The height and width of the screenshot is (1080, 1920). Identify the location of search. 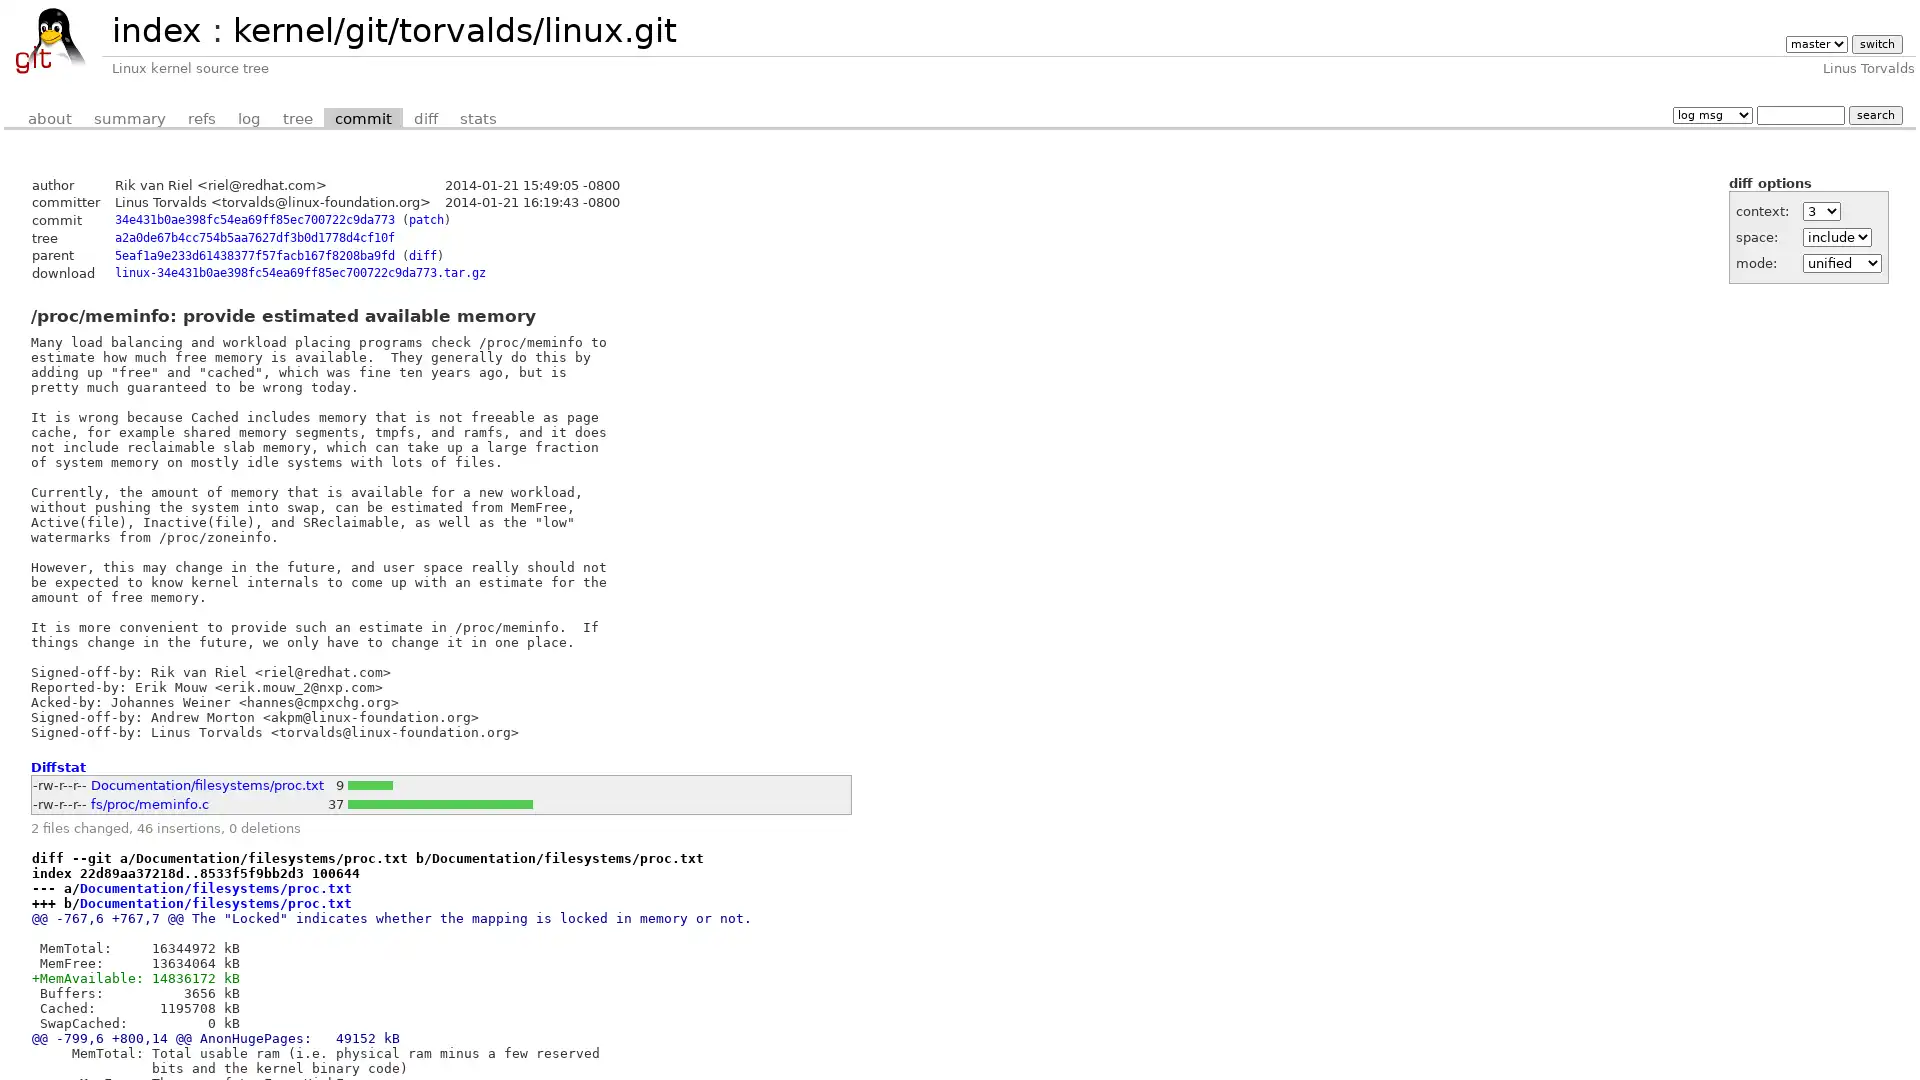
(1874, 114).